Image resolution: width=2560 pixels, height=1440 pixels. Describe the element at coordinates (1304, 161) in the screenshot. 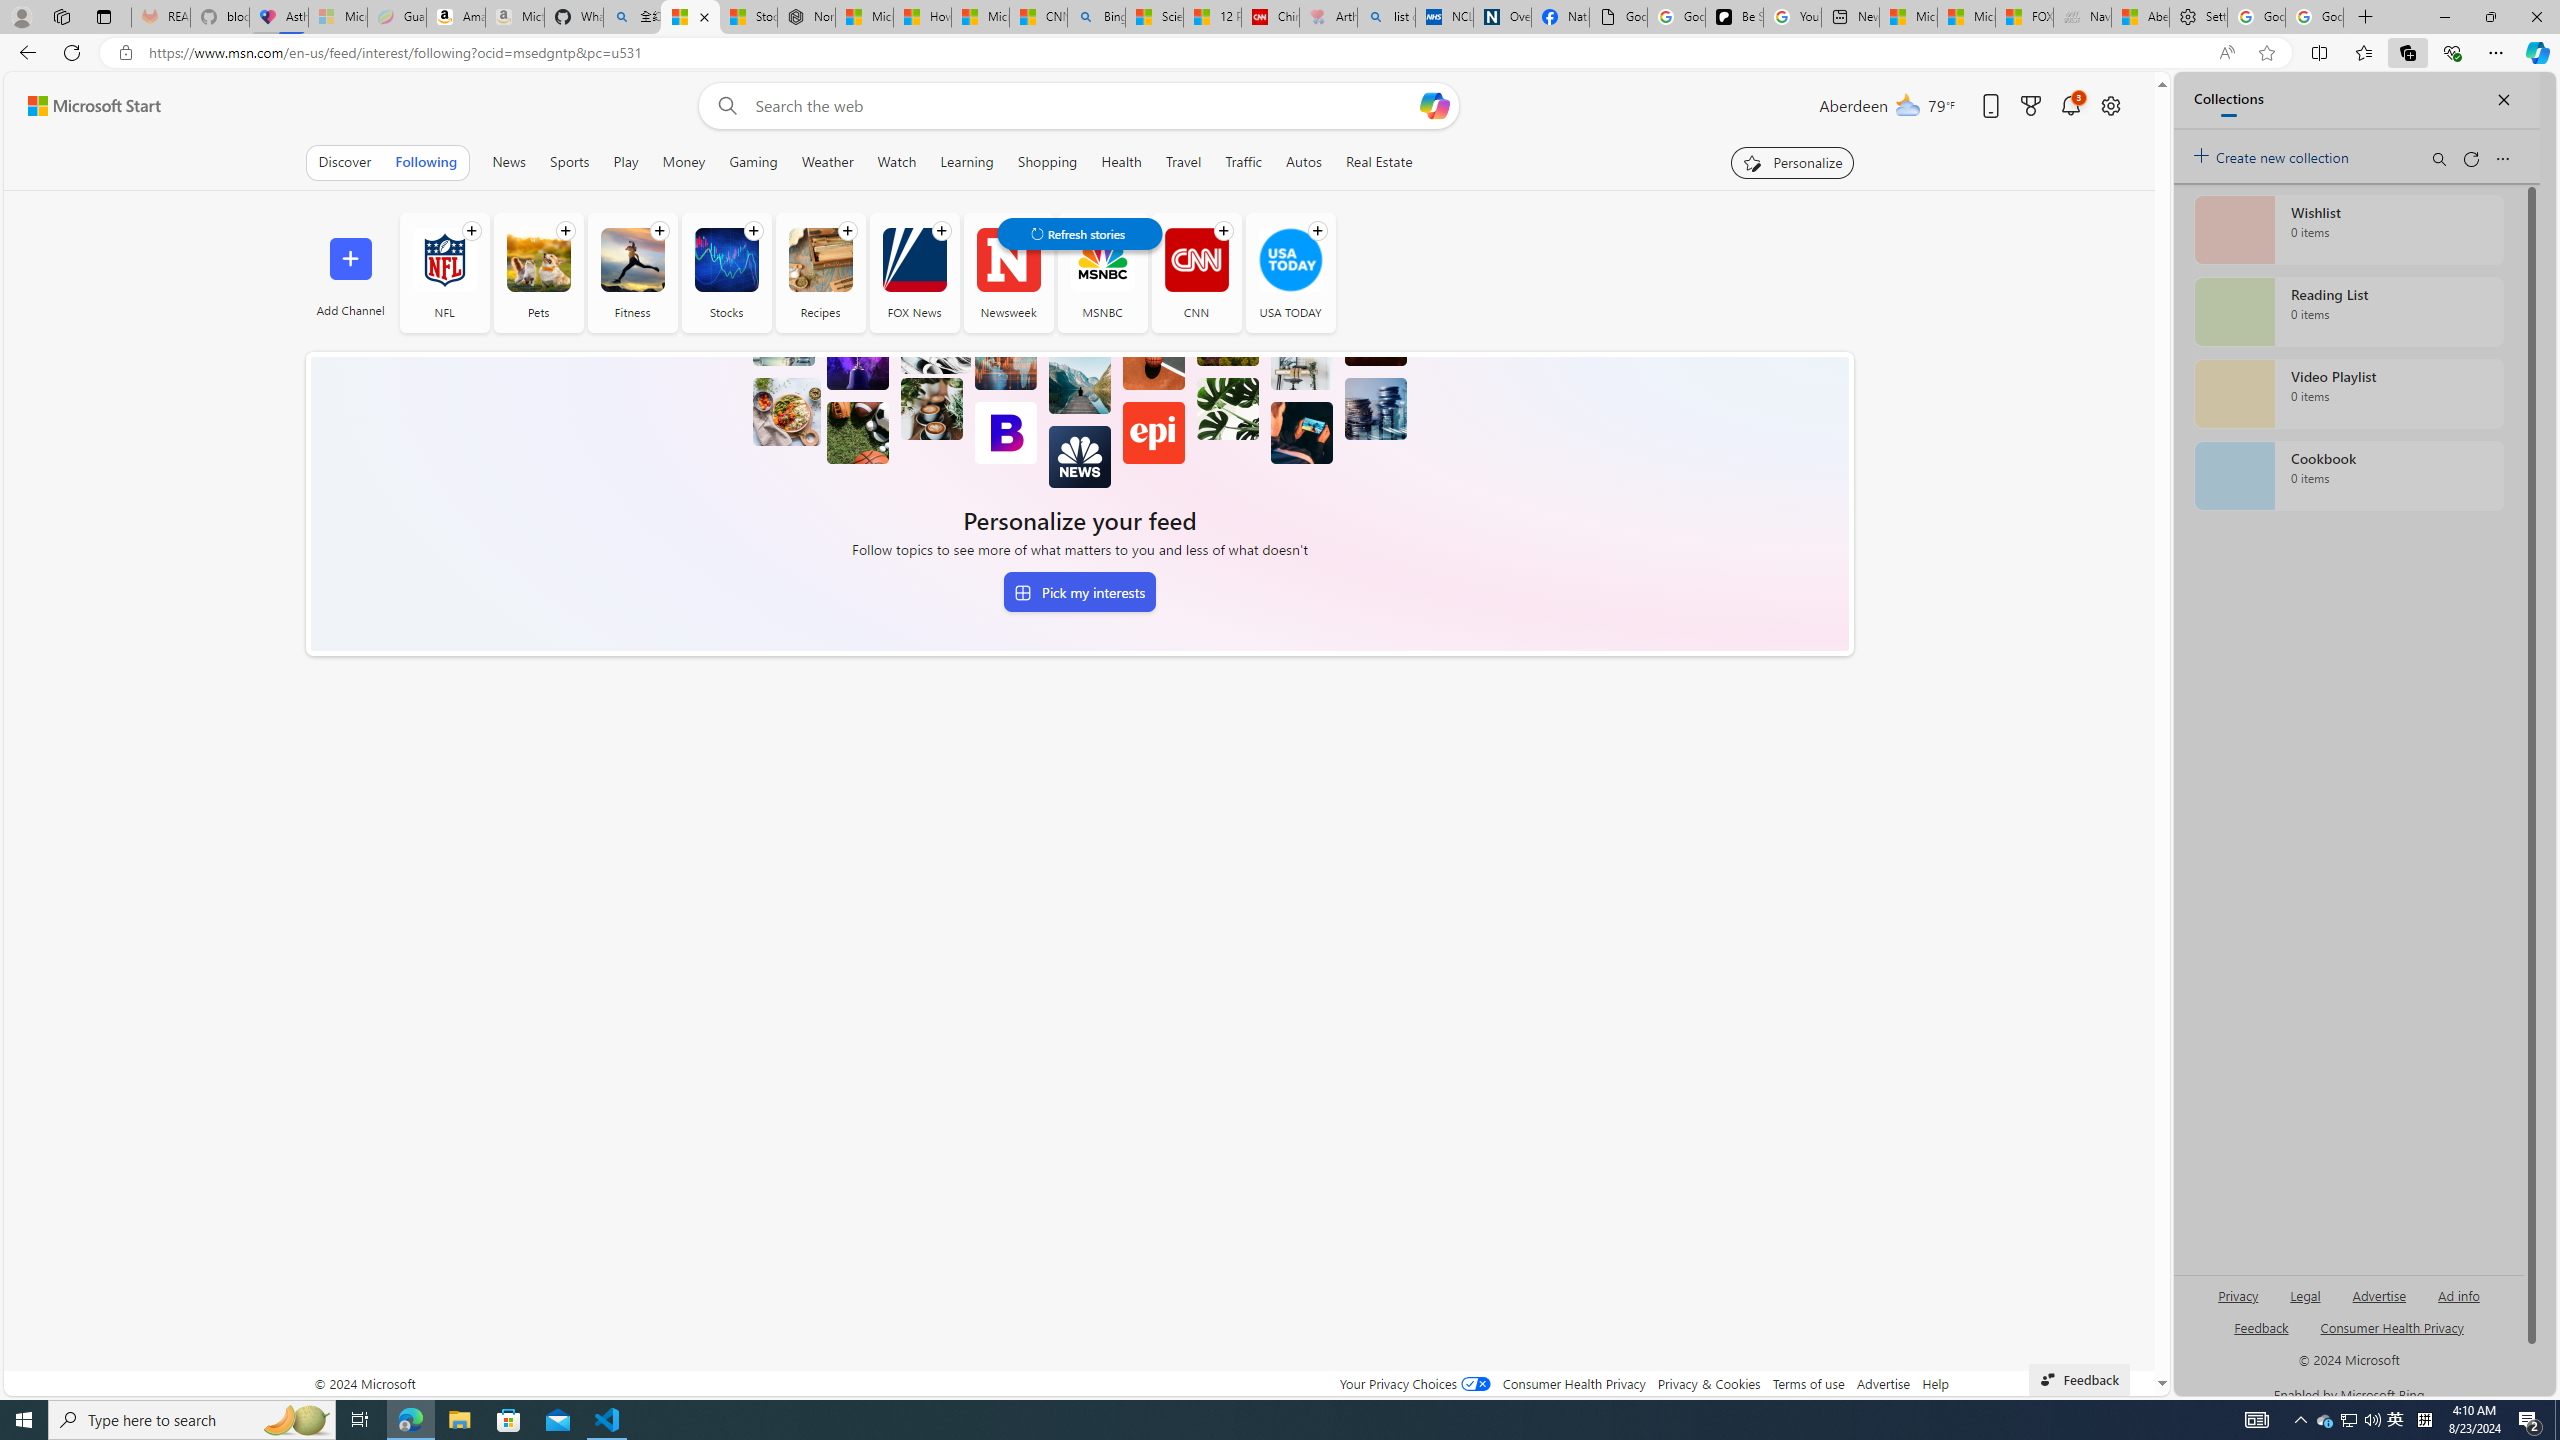

I see `'Autos'` at that location.